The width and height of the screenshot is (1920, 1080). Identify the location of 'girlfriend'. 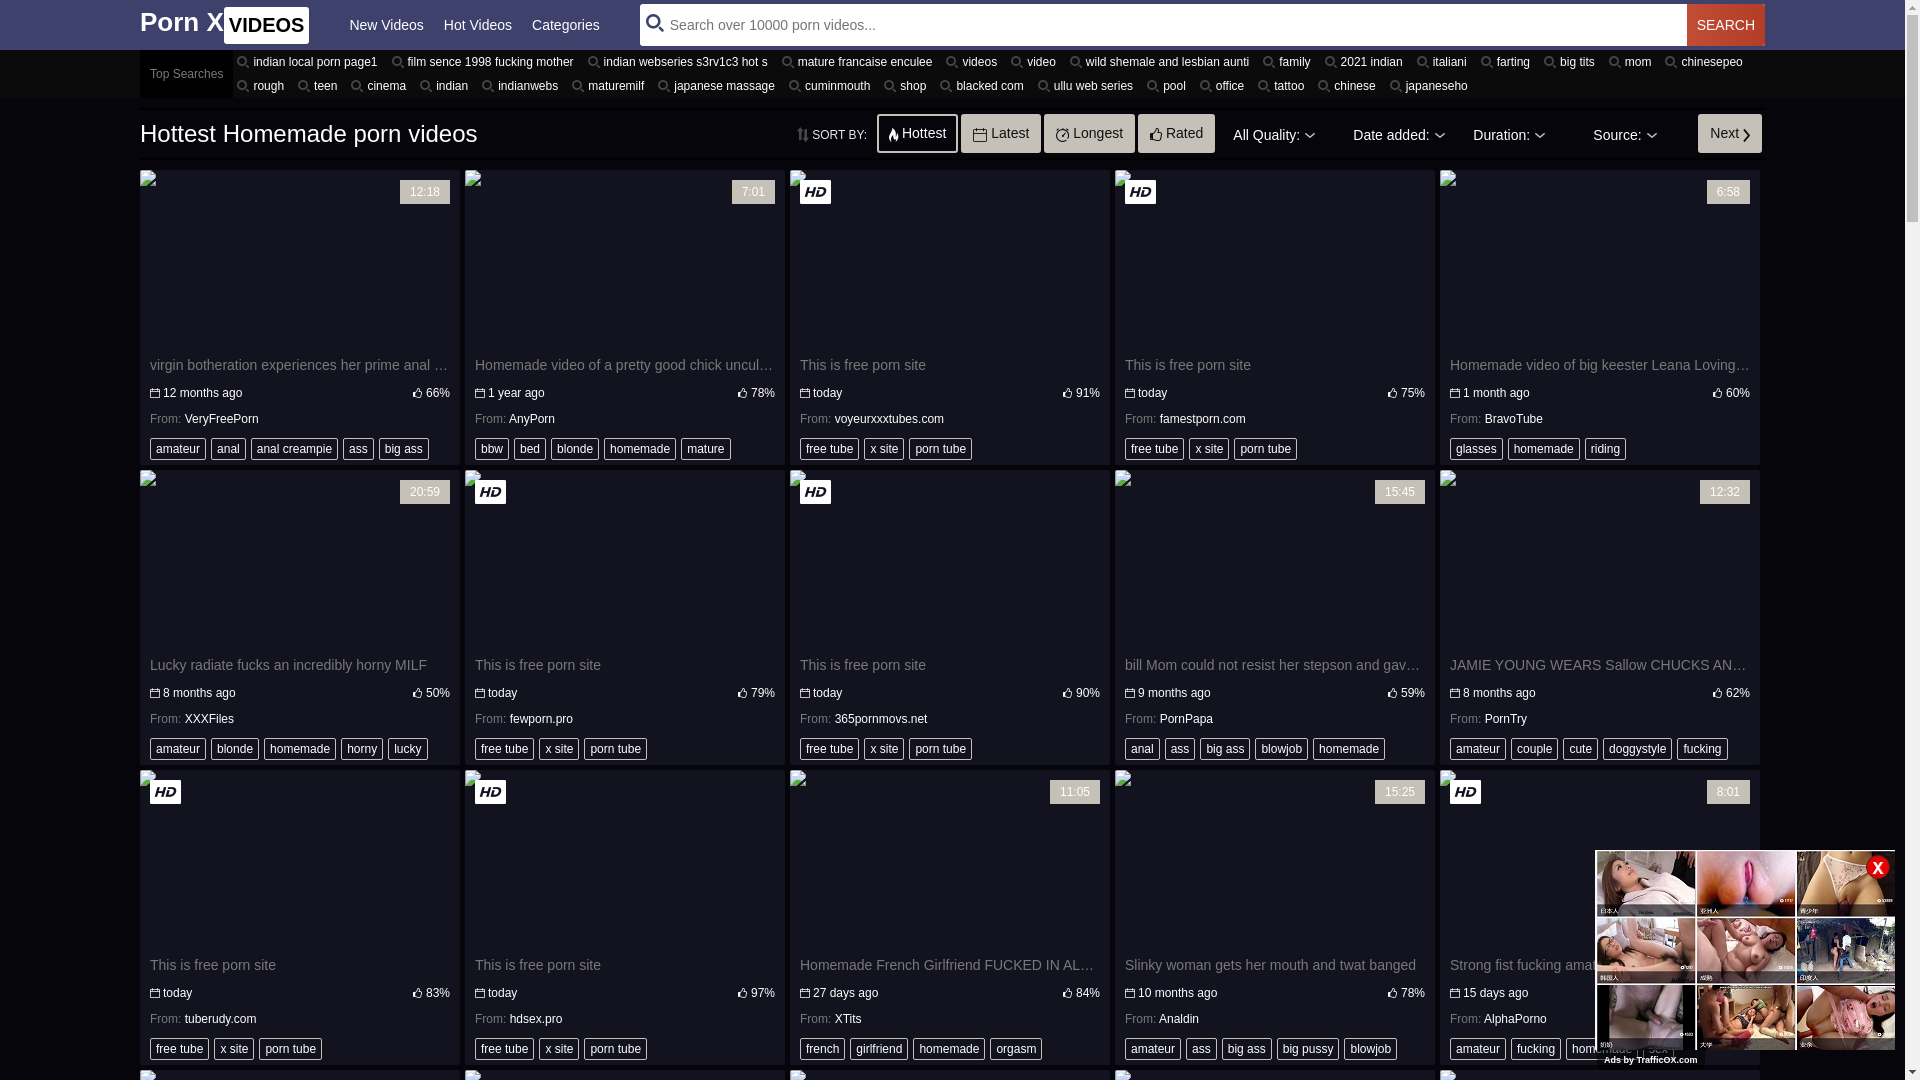
(878, 1048).